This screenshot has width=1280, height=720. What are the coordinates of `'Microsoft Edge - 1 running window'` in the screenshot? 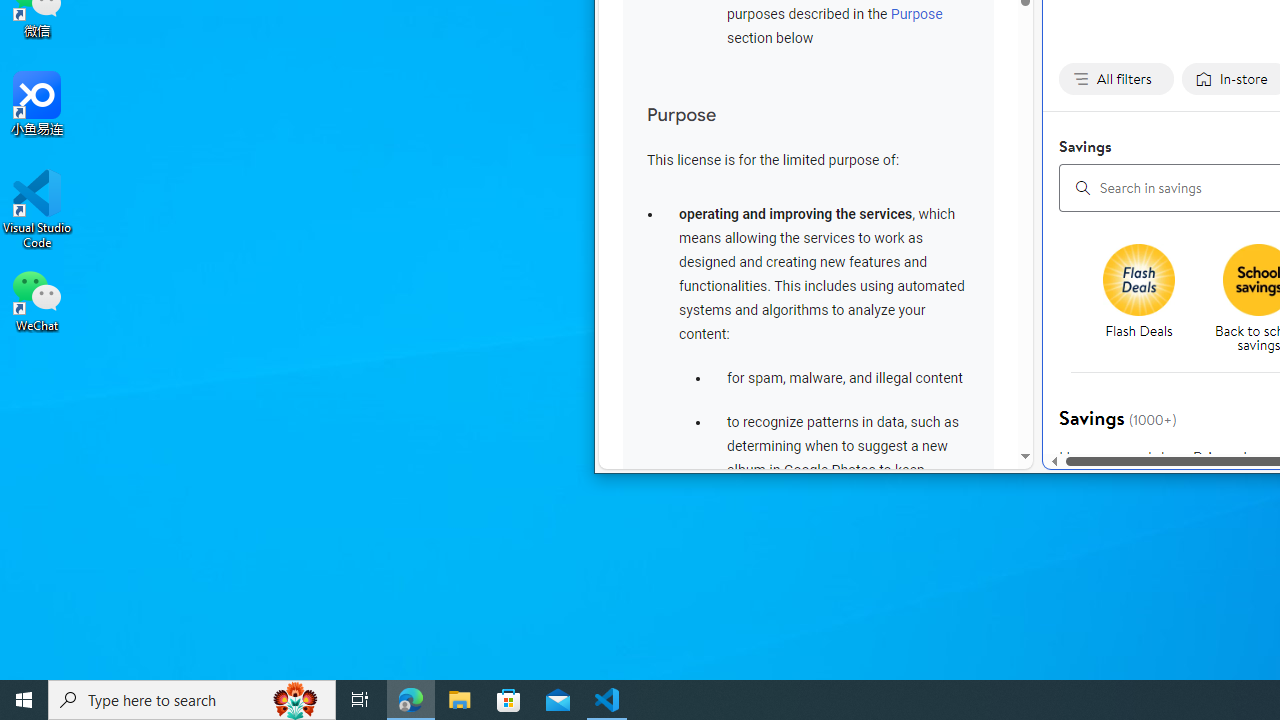 It's located at (410, 698).